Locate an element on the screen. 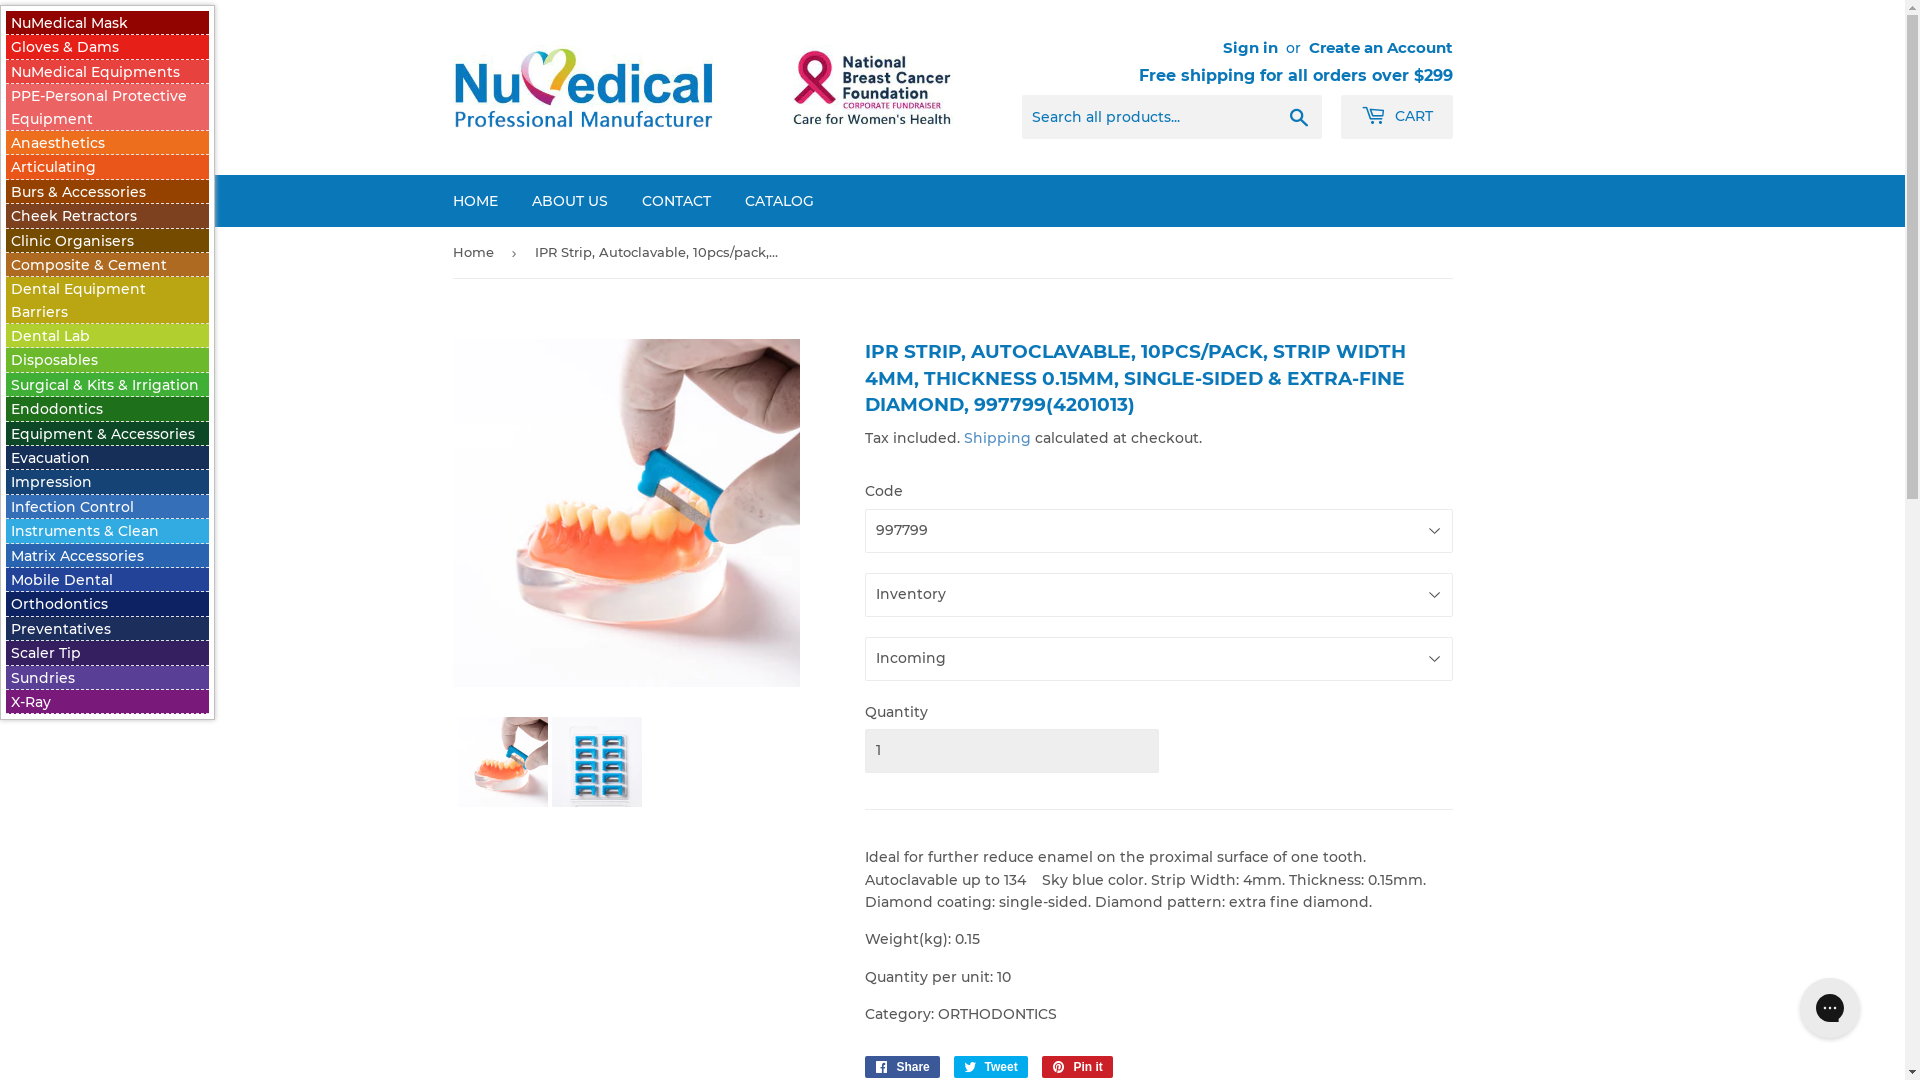 The width and height of the screenshot is (1920, 1080). 'Endodontics' is located at coordinates (57, 407).